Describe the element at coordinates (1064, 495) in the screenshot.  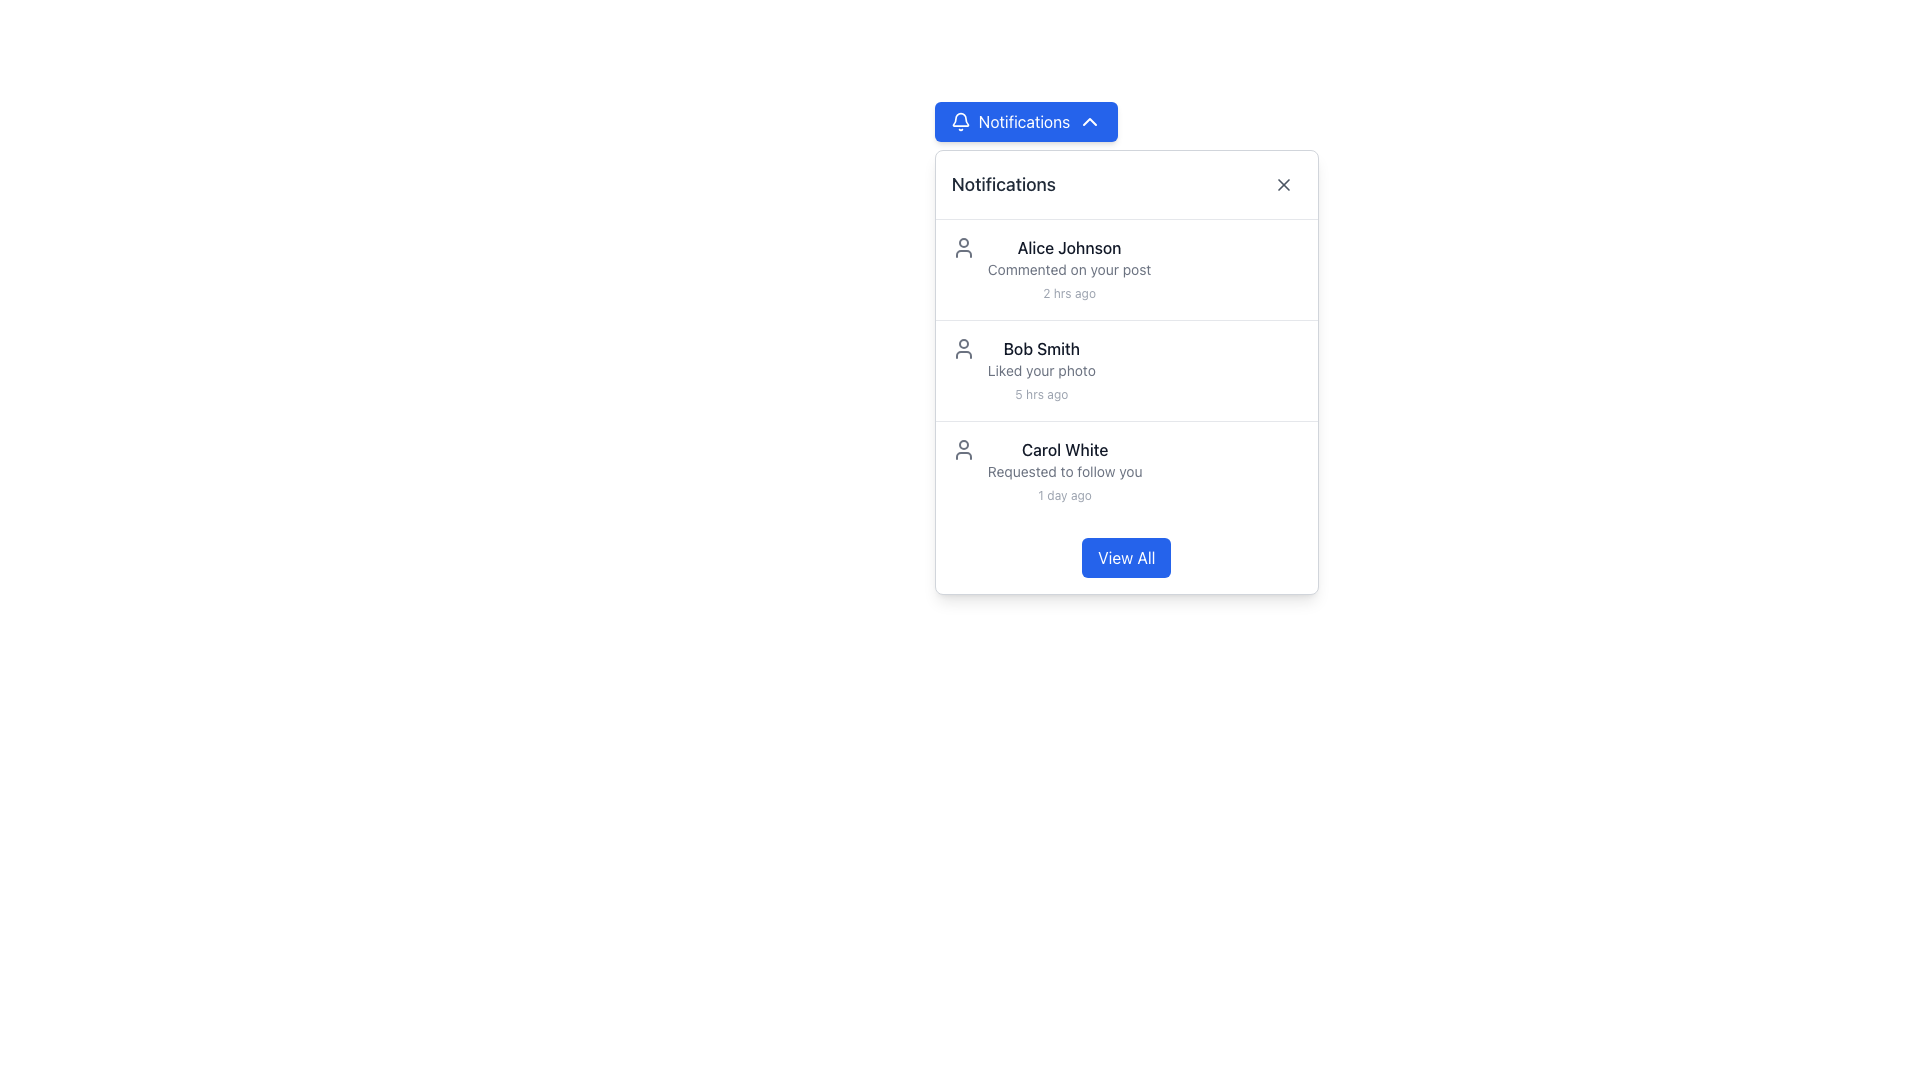
I see `the text label displaying '1 day ago', which is located at the bottom-right side of a notification entry, indicating a timestamp` at that location.